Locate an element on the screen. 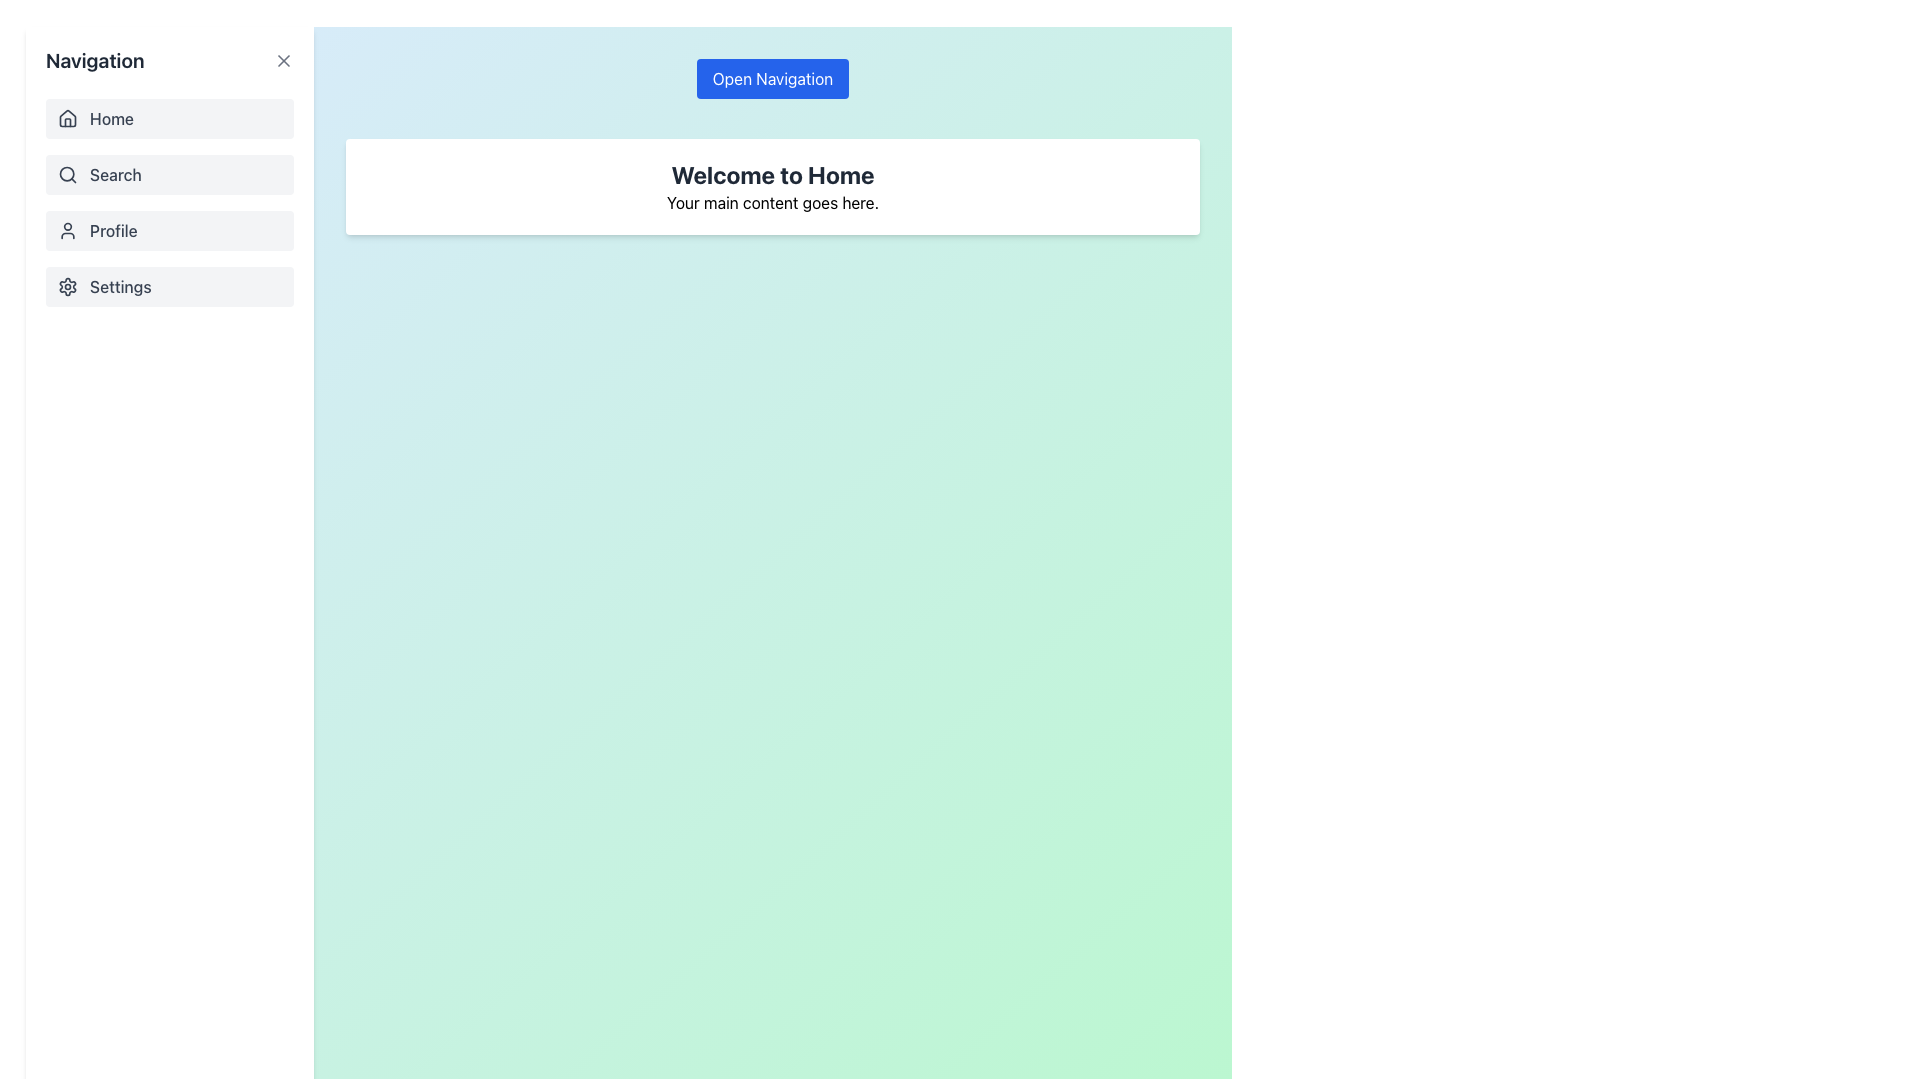 The height and width of the screenshot is (1080, 1920). text content of the prominent heading located at the upper section of the white rectangular card with rounded corners is located at coordinates (771, 173).